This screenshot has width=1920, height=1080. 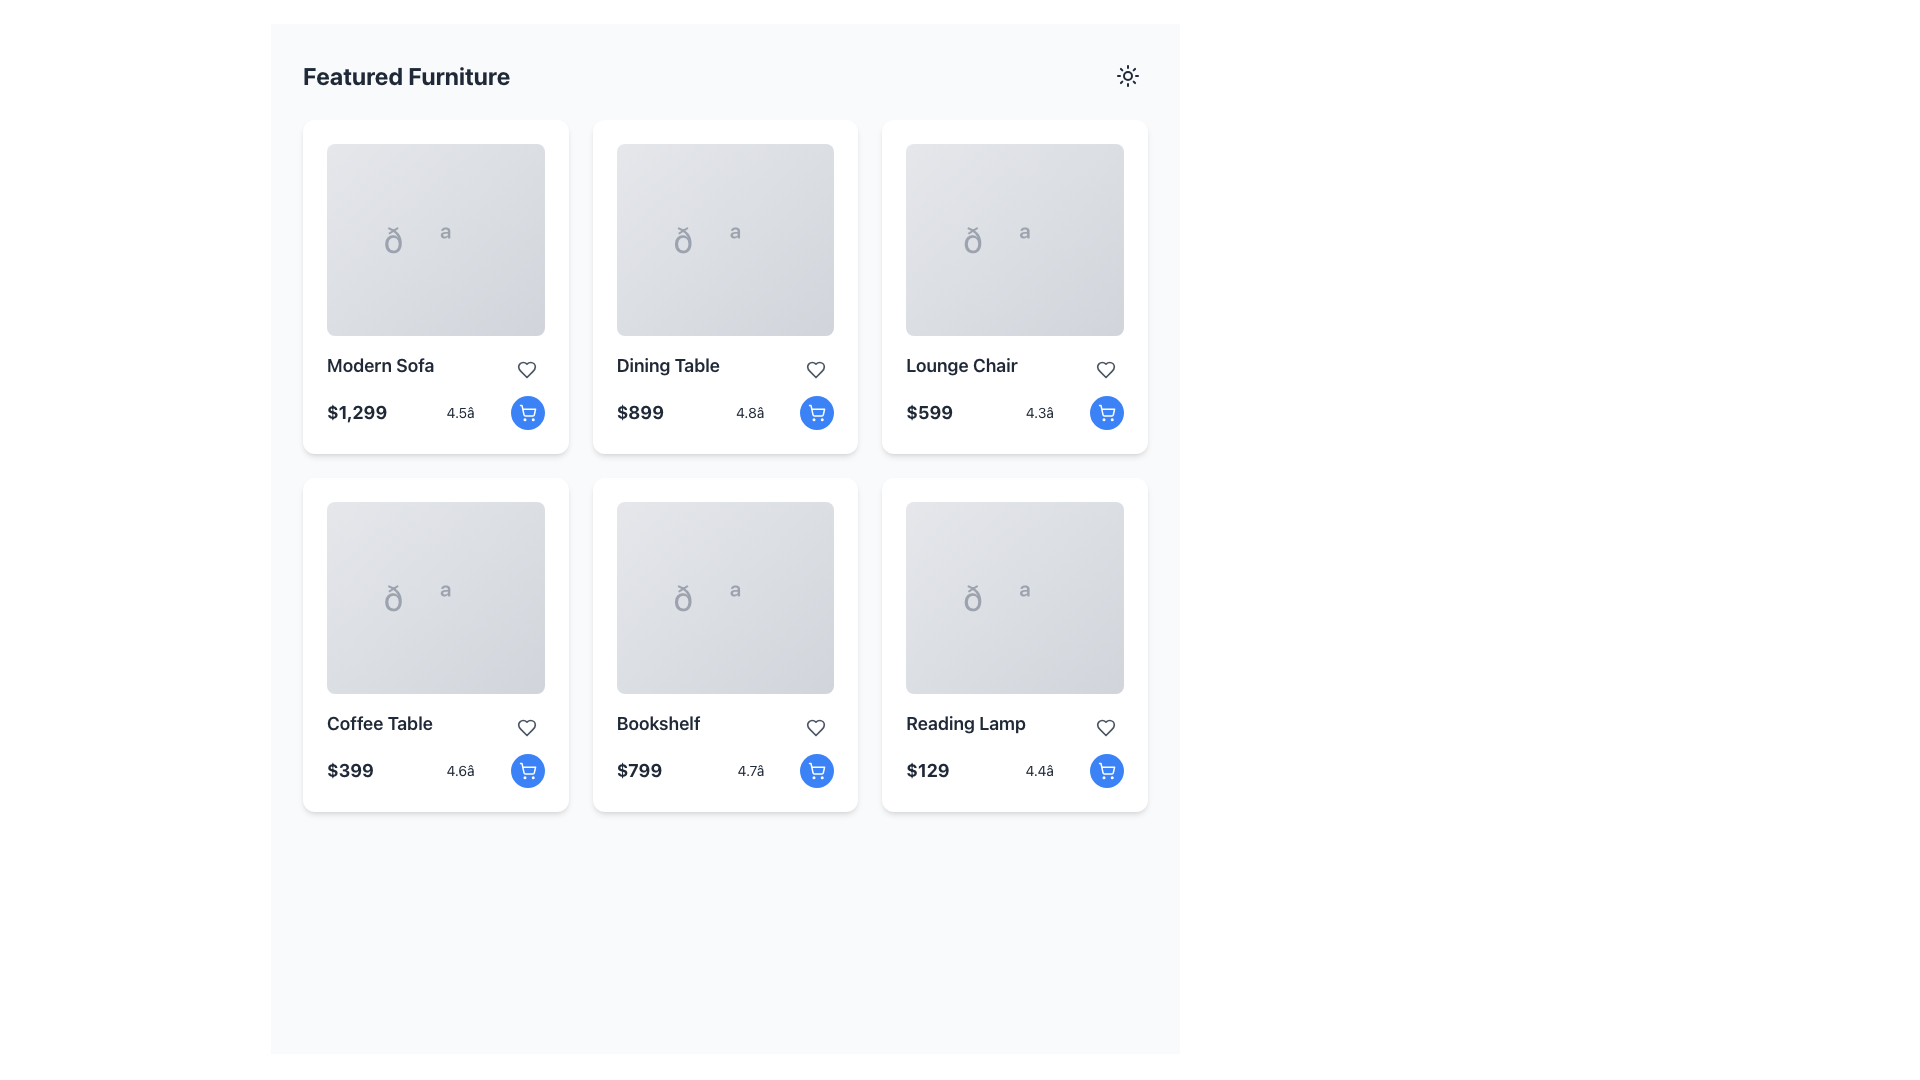 I want to click on the static text label that serves as the title of the product card, located in the third product card of the top row in the grid layout, so click(x=961, y=366).